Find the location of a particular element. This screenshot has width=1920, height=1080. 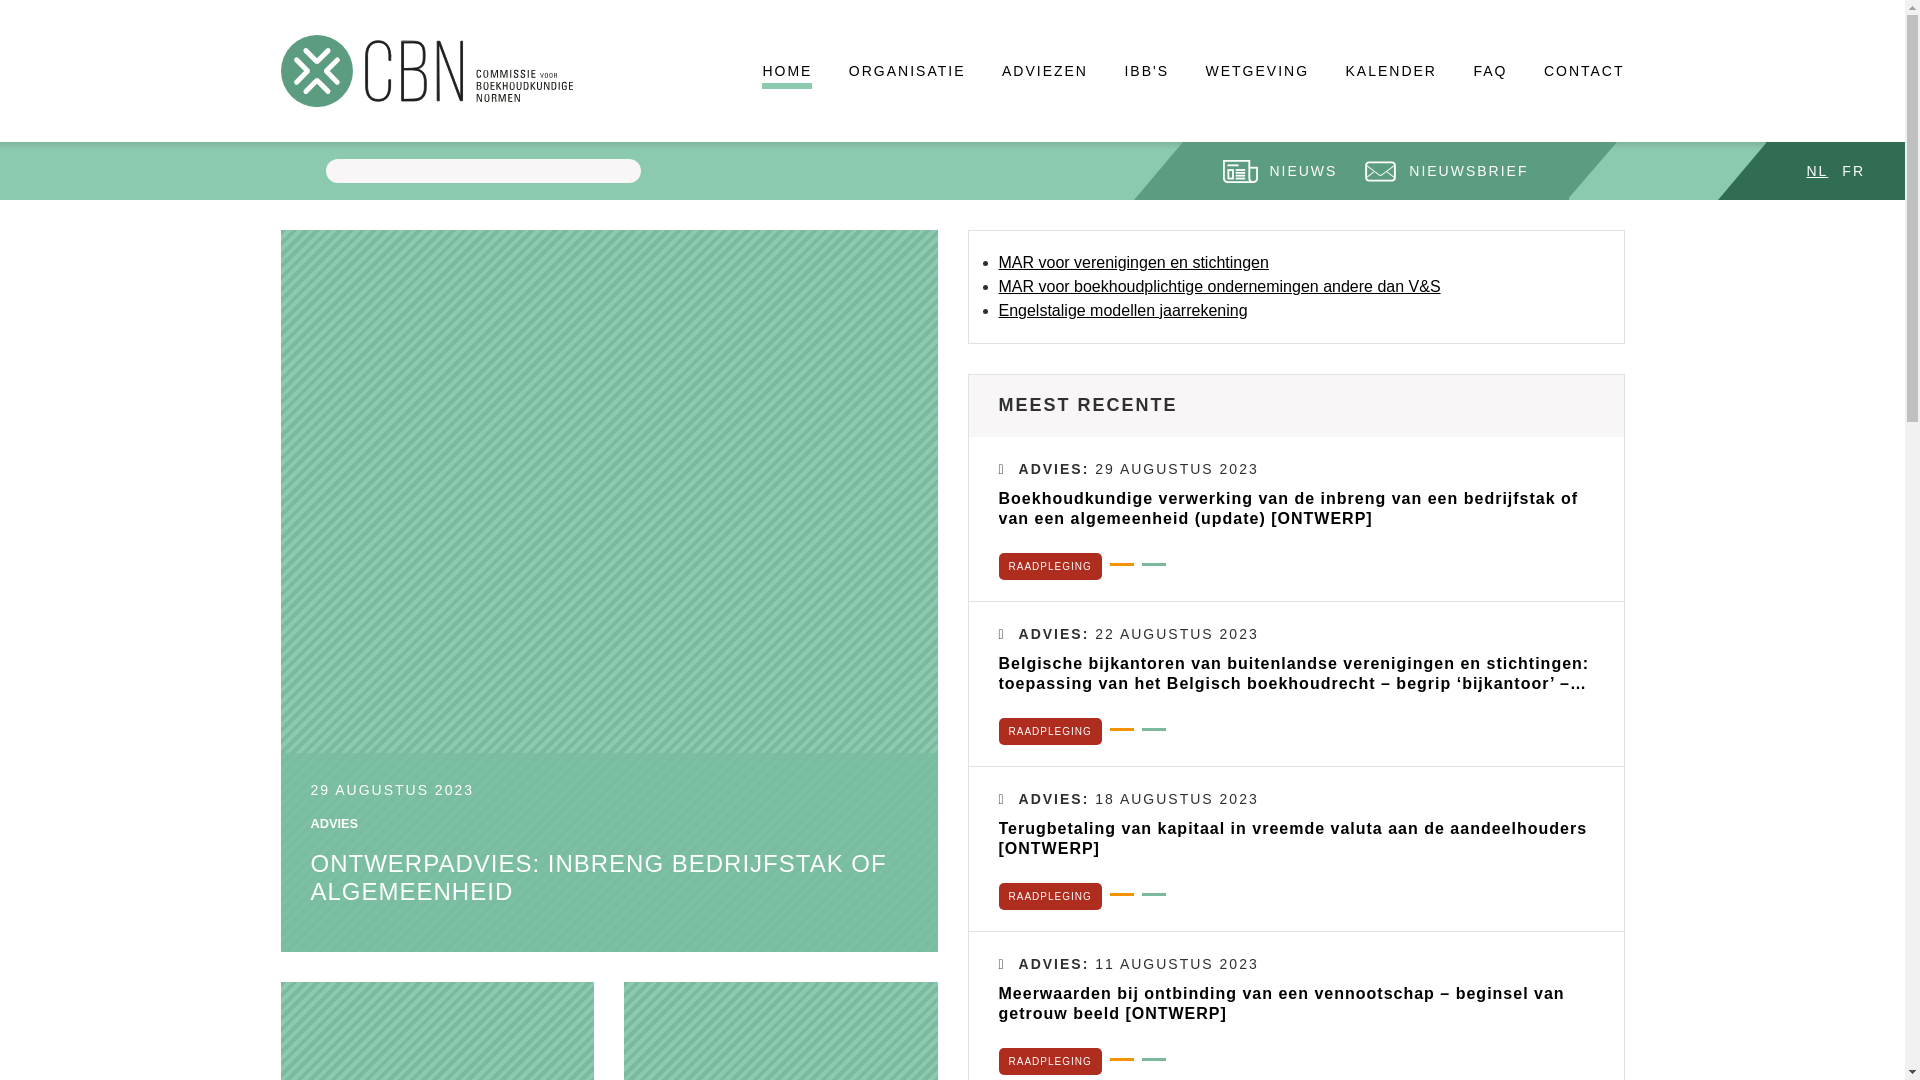

'FR' is located at coordinates (1852, 169).